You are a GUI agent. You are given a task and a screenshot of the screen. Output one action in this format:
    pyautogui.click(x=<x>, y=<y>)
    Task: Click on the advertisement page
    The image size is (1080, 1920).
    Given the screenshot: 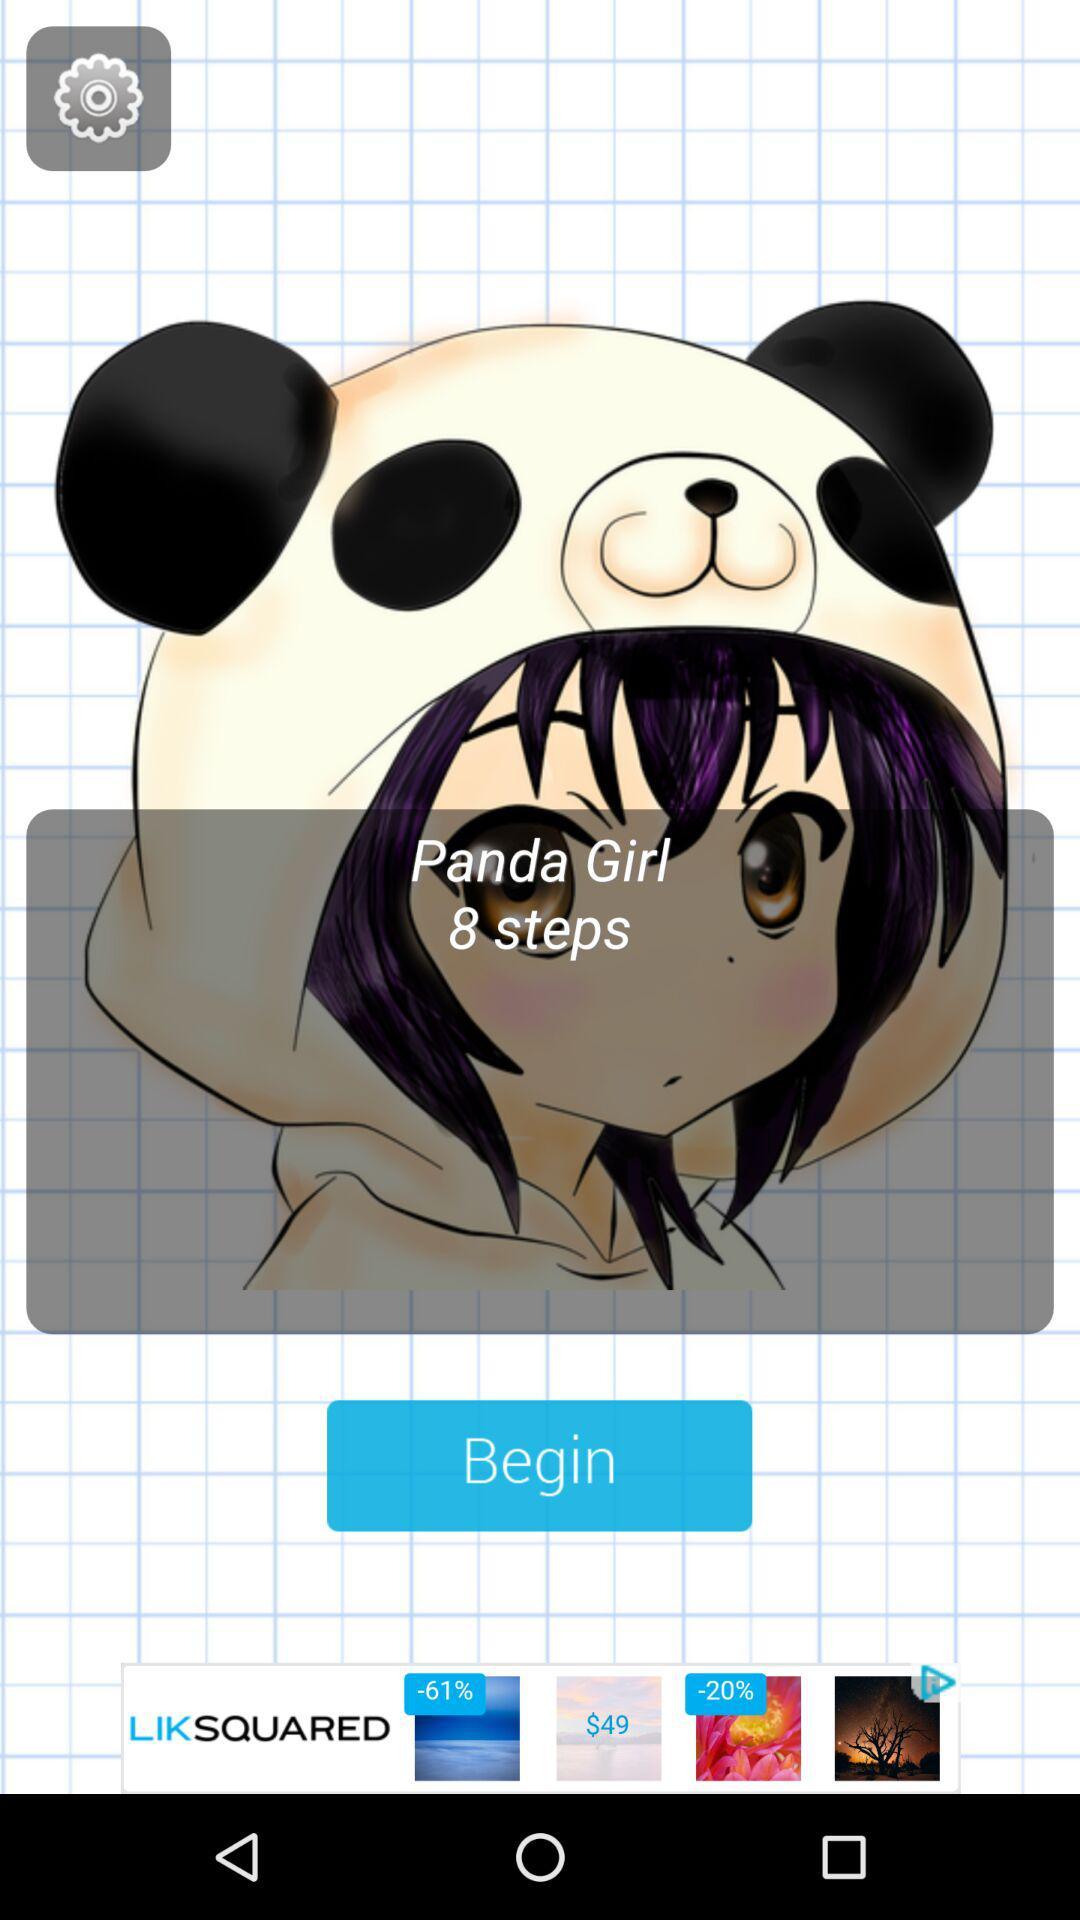 What is the action you would take?
    pyautogui.click(x=540, y=1727)
    